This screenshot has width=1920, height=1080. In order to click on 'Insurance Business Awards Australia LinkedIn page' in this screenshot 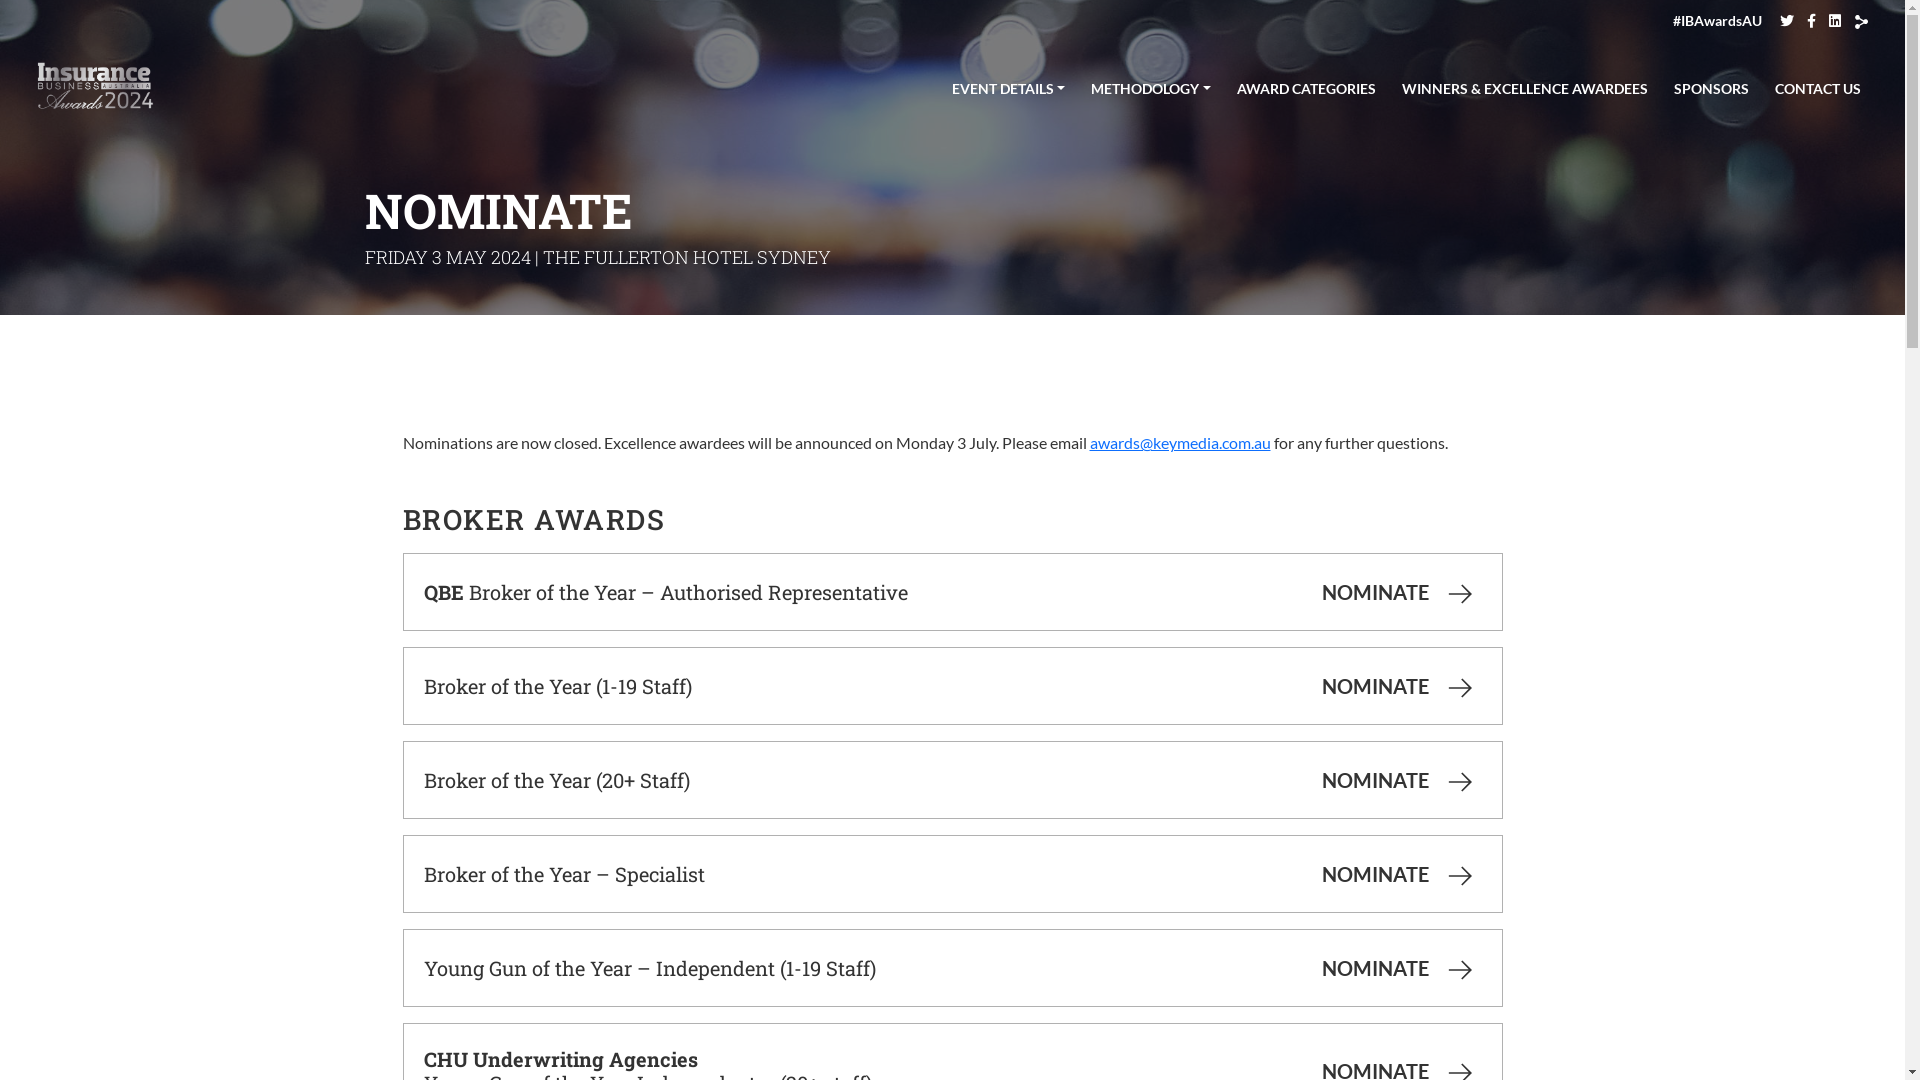, I will do `click(1834, 20)`.